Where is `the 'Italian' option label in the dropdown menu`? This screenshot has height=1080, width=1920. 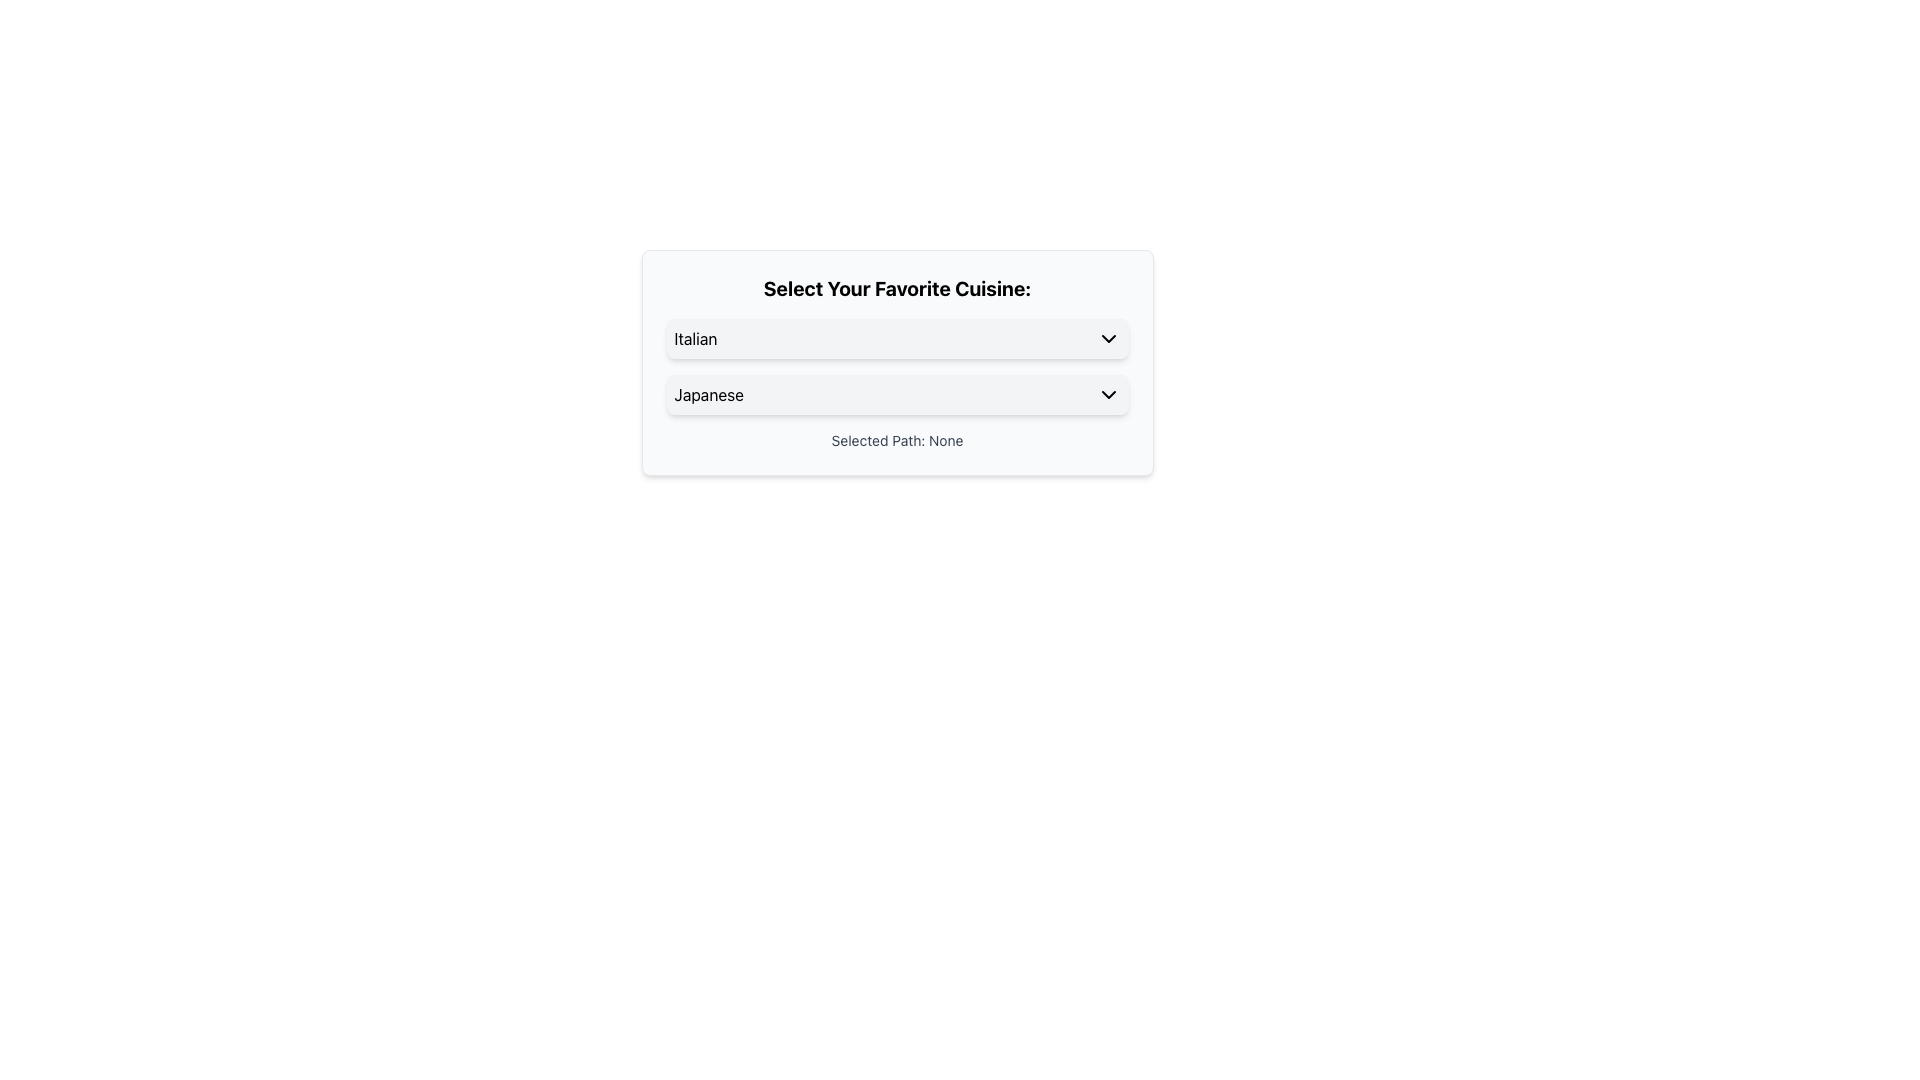 the 'Italian' option label in the dropdown menu is located at coordinates (696, 338).